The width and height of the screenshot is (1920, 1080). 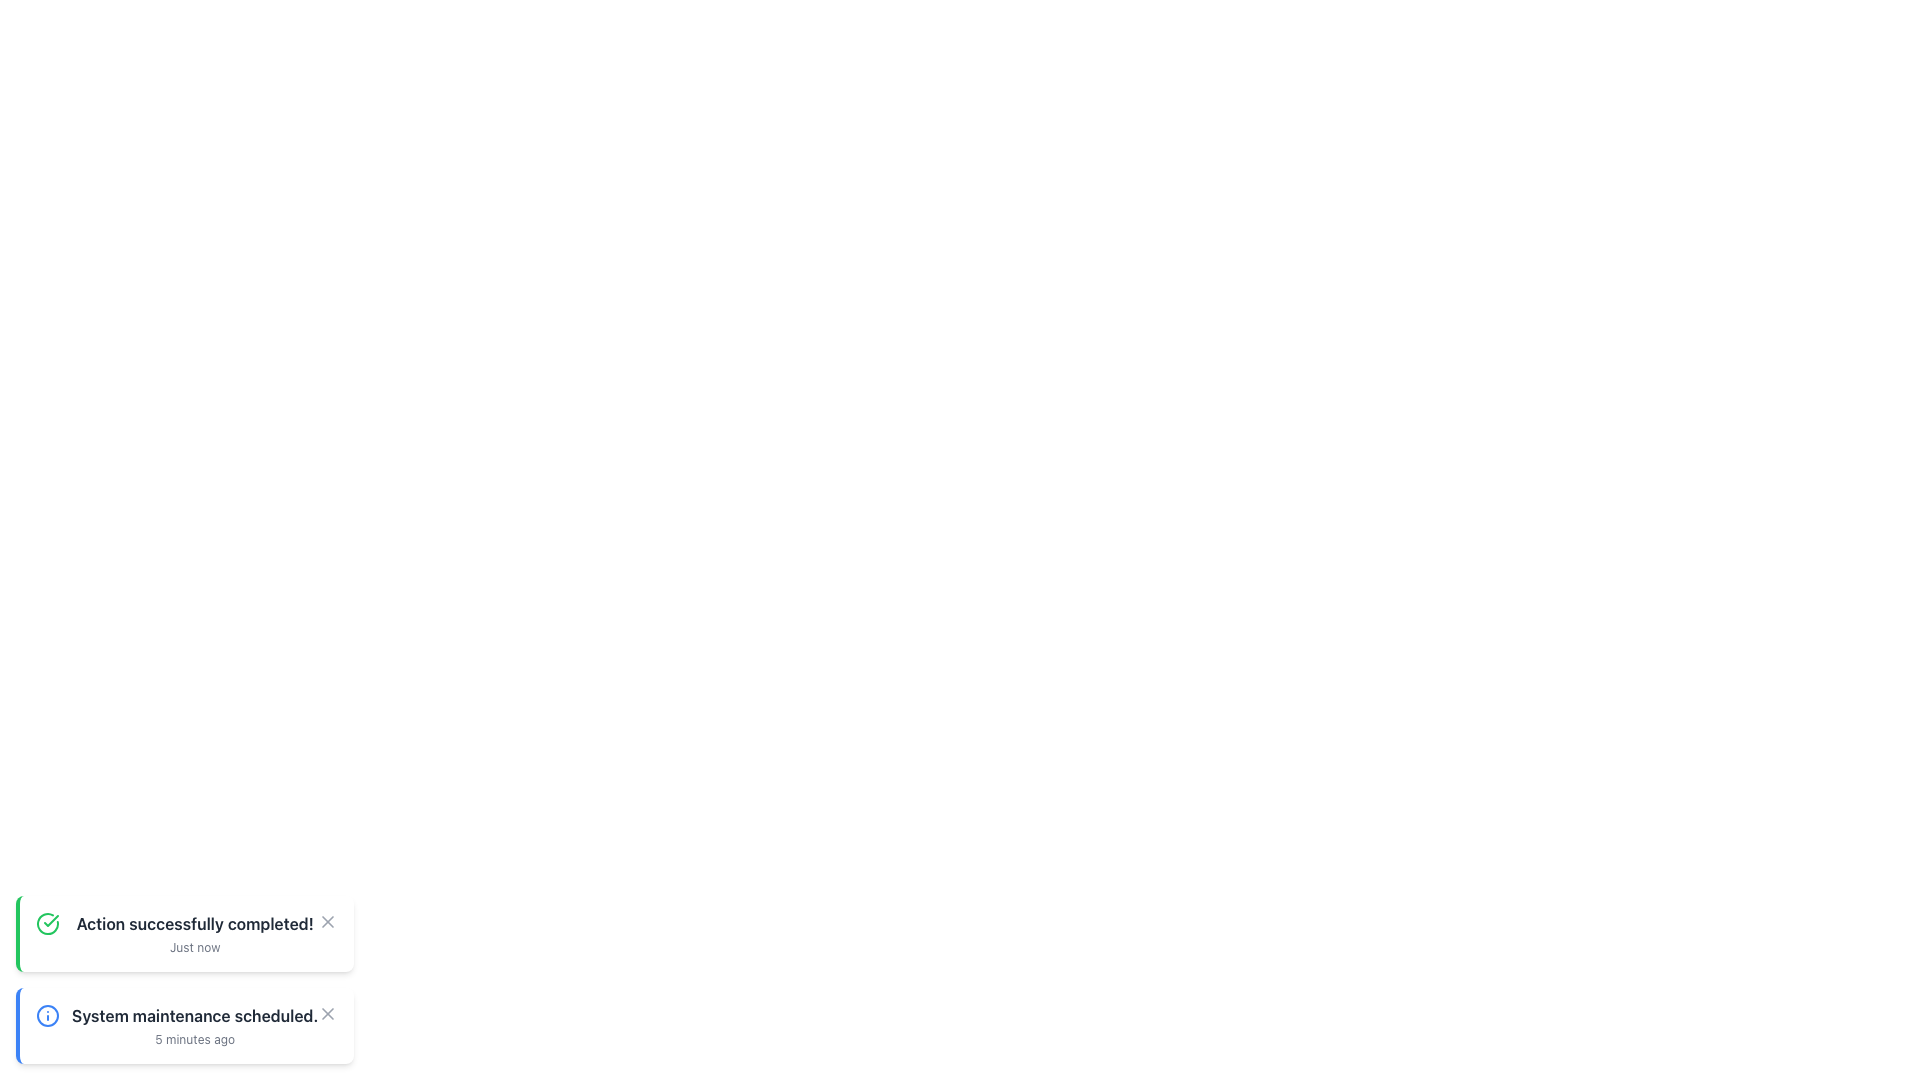 What do you see at coordinates (328, 921) in the screenshot?
I see `the gray 'X' button at the top-right corner of the alert box` at bounding box center [328, 921].